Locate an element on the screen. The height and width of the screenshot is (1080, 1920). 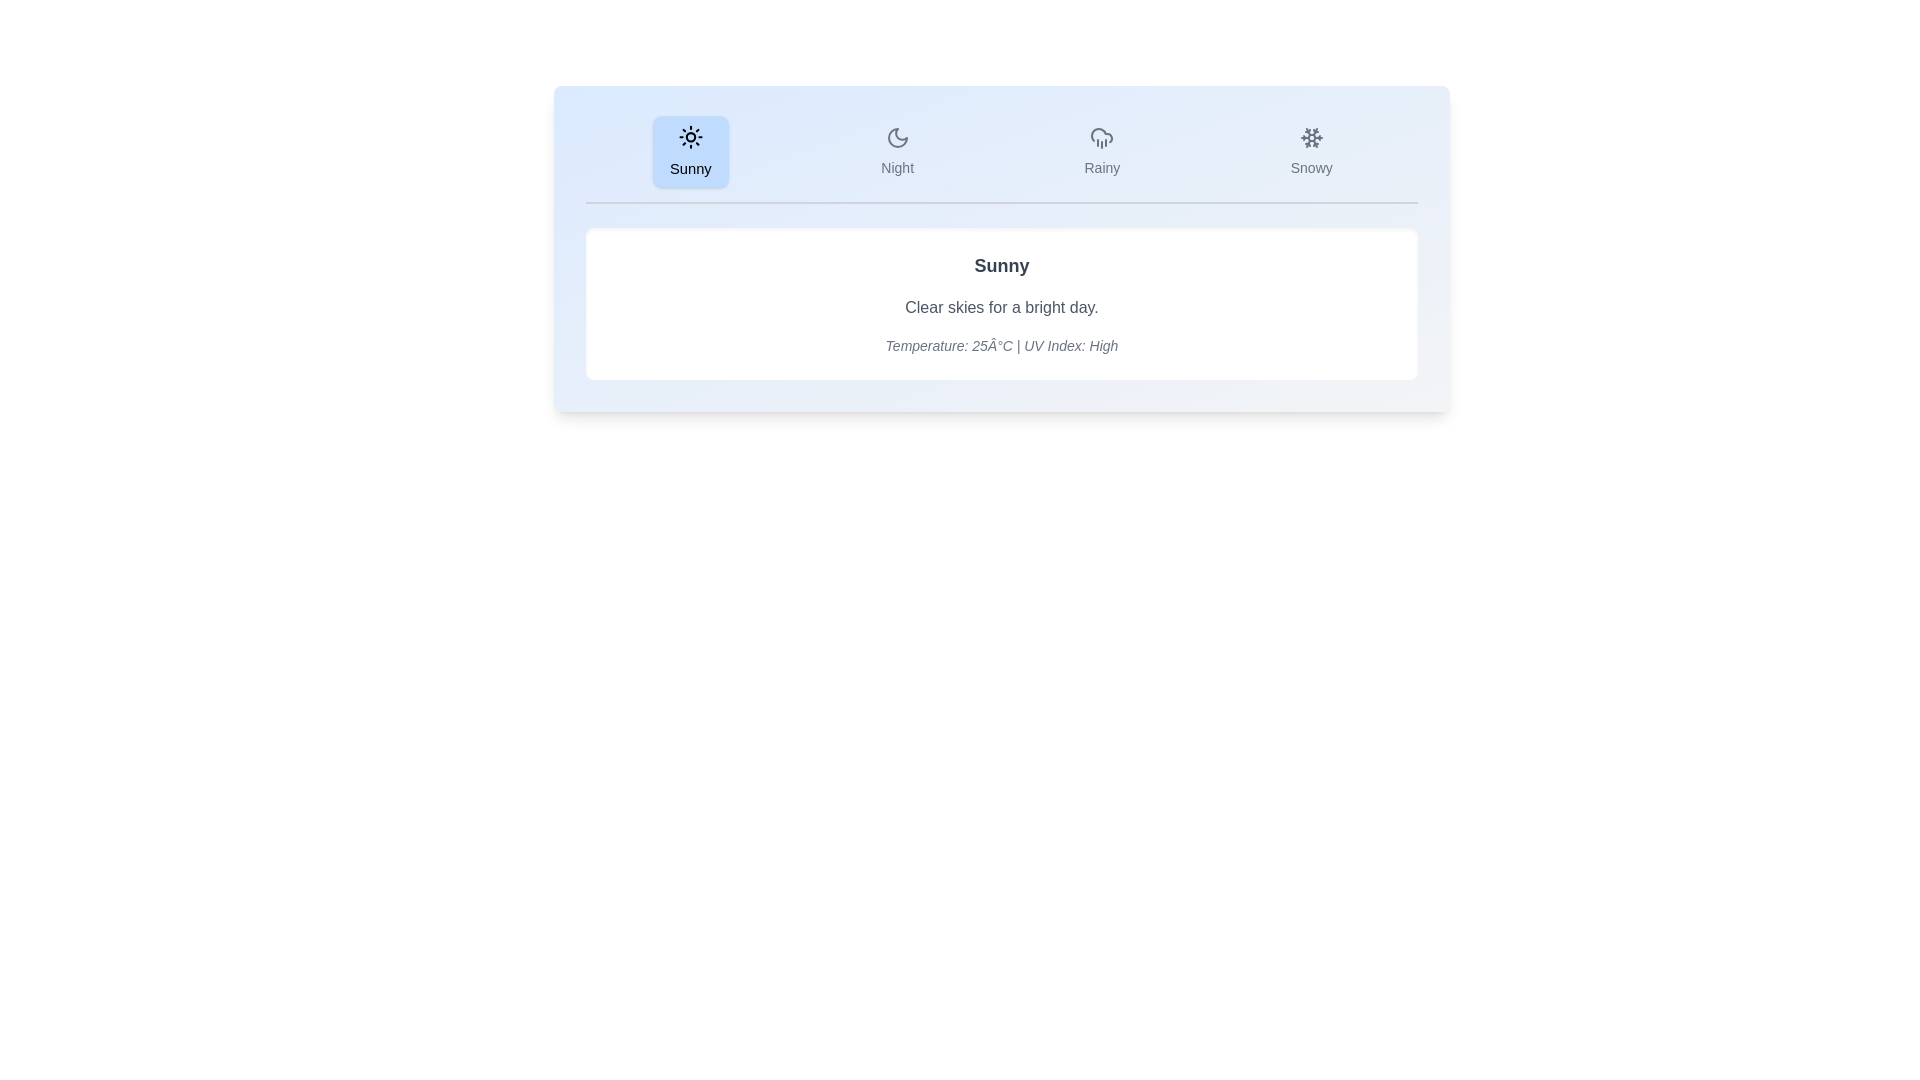
the tab corresponding to Night to activate it is located at coordinates (896, 150).